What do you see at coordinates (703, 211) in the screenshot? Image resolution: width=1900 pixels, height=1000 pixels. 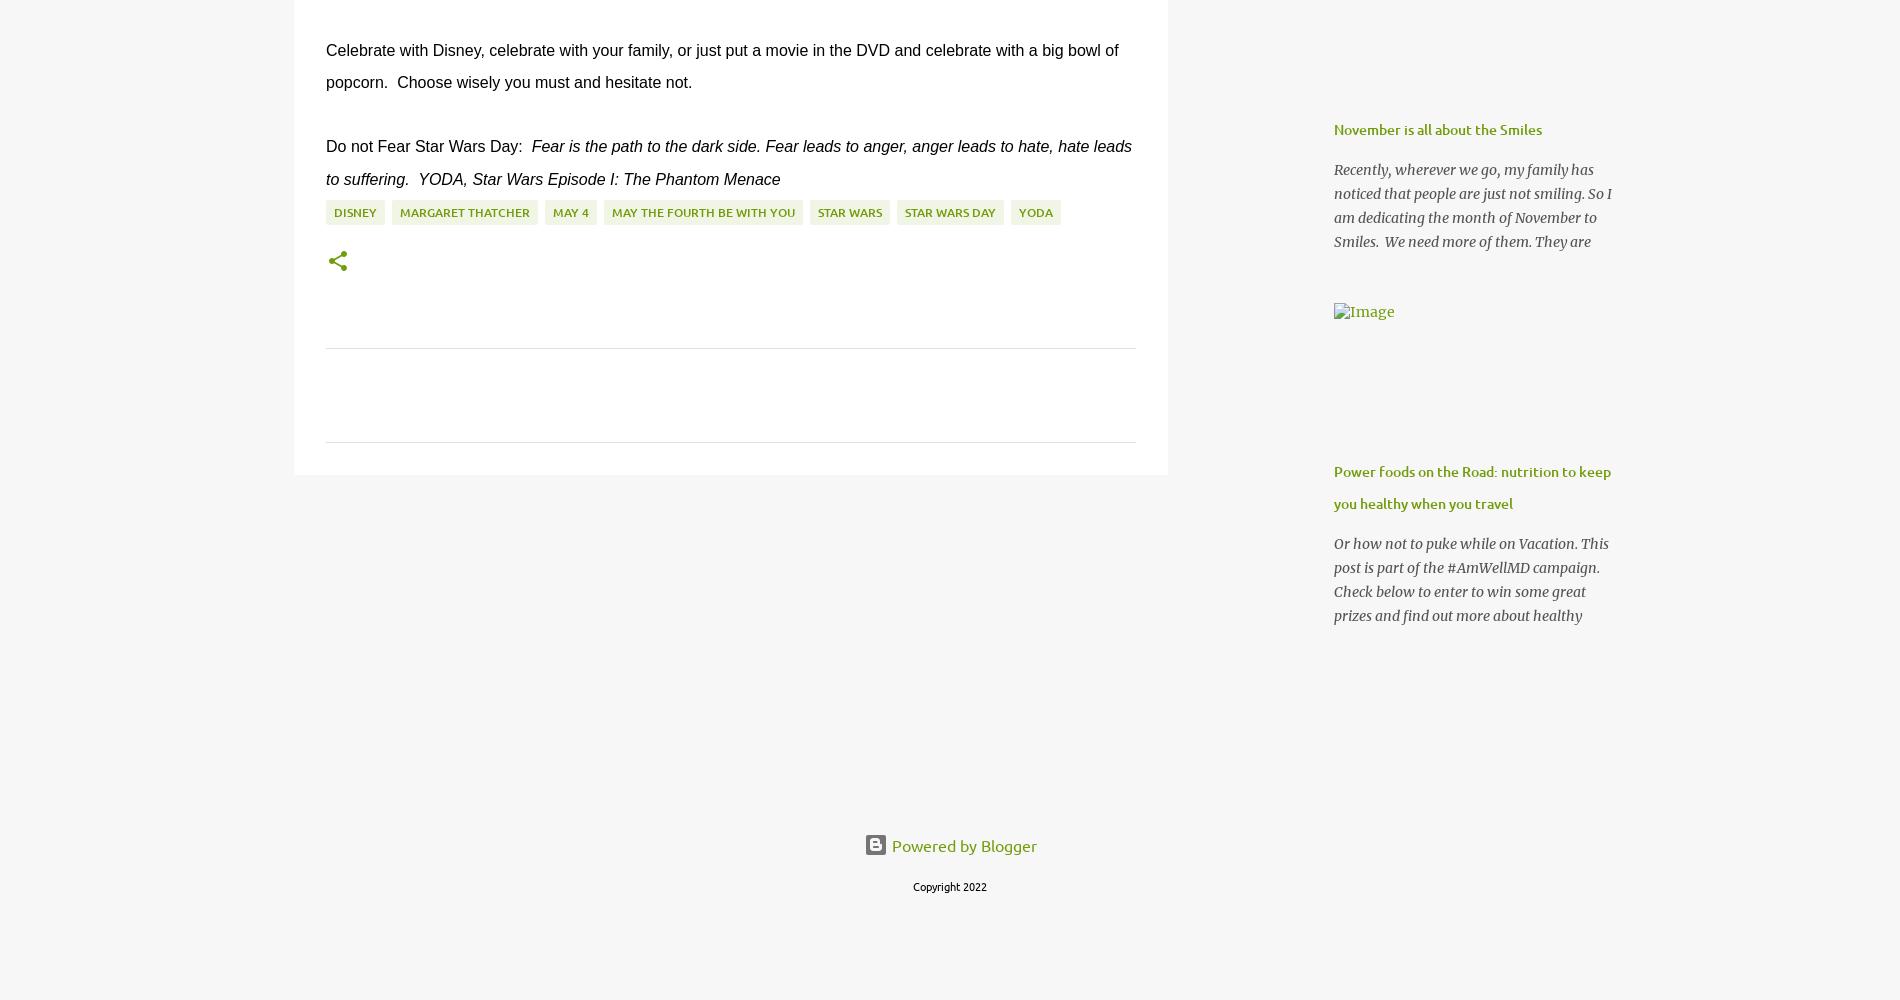 I see `'May the Fourth be with you'` at bounding box center [703, 211].